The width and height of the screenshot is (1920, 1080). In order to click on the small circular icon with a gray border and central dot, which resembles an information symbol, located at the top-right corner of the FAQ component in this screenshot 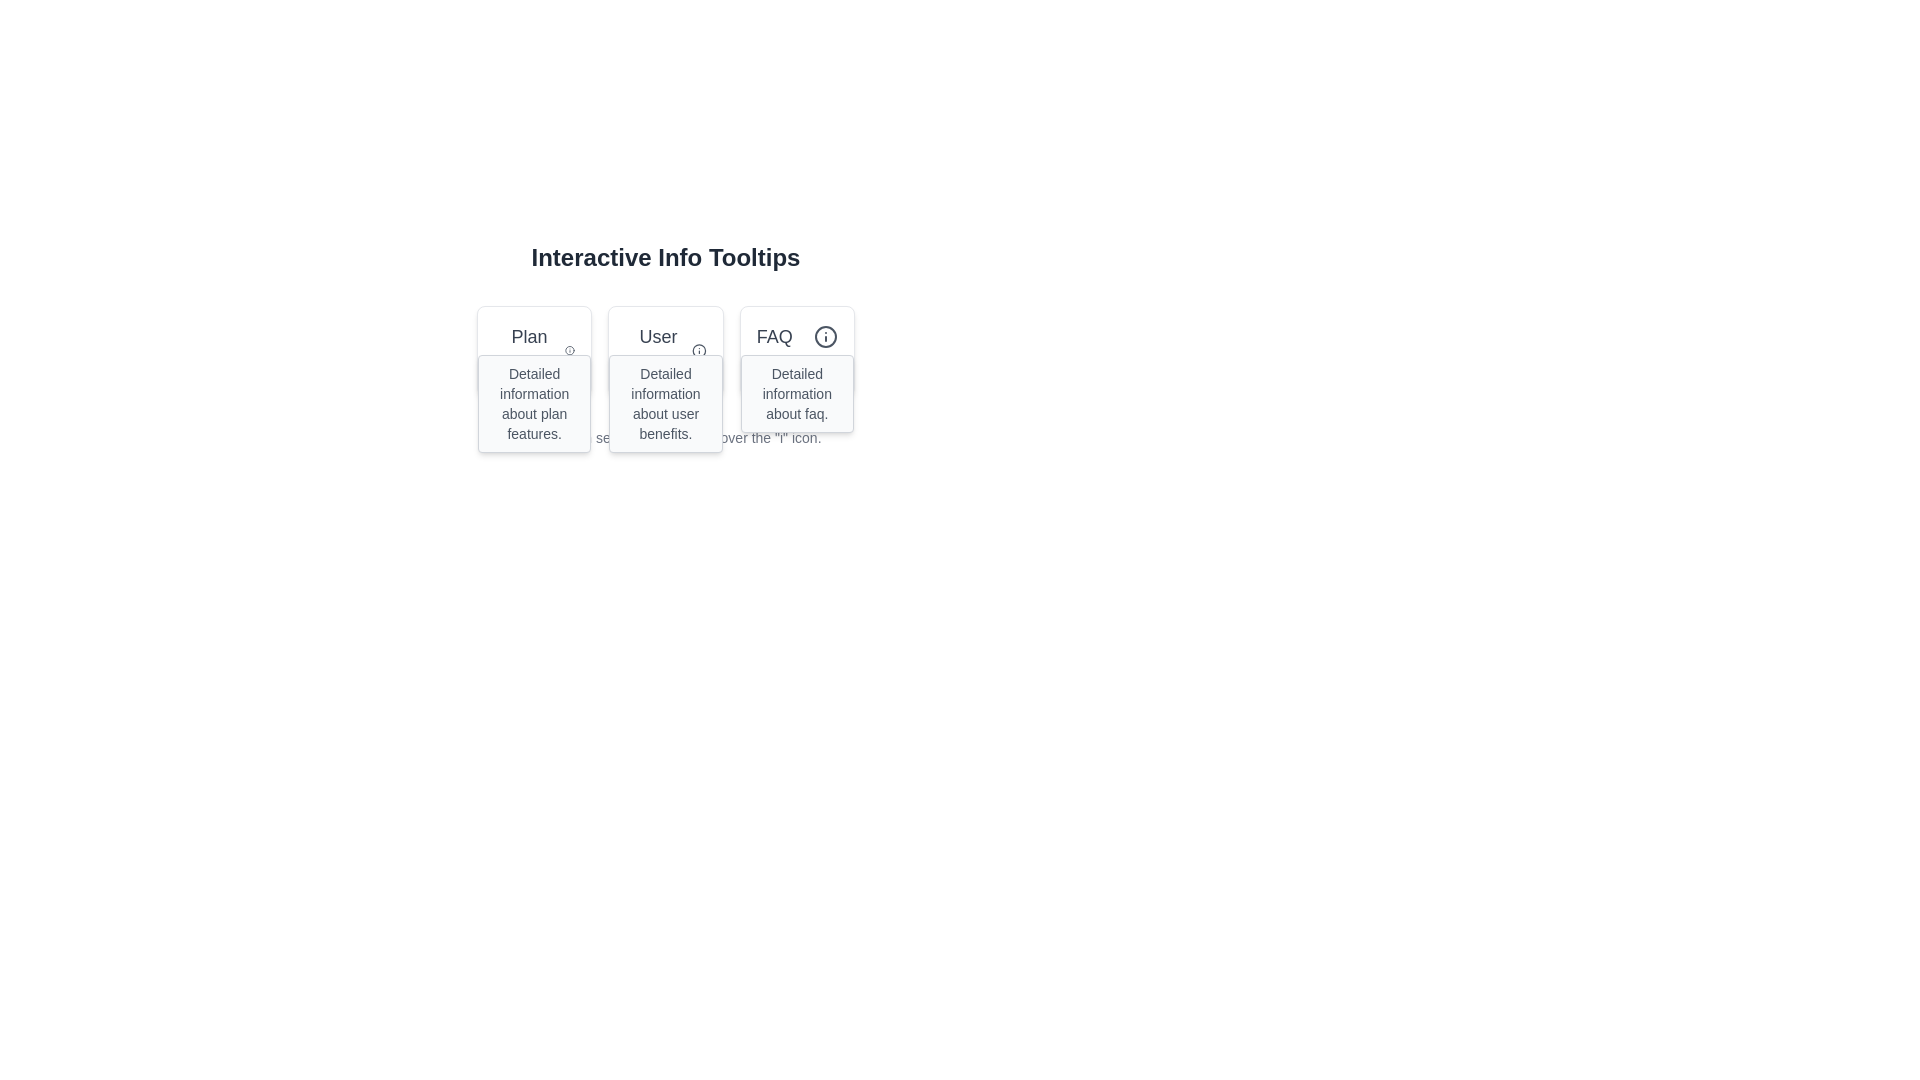, I will do `click(825, 335)`.